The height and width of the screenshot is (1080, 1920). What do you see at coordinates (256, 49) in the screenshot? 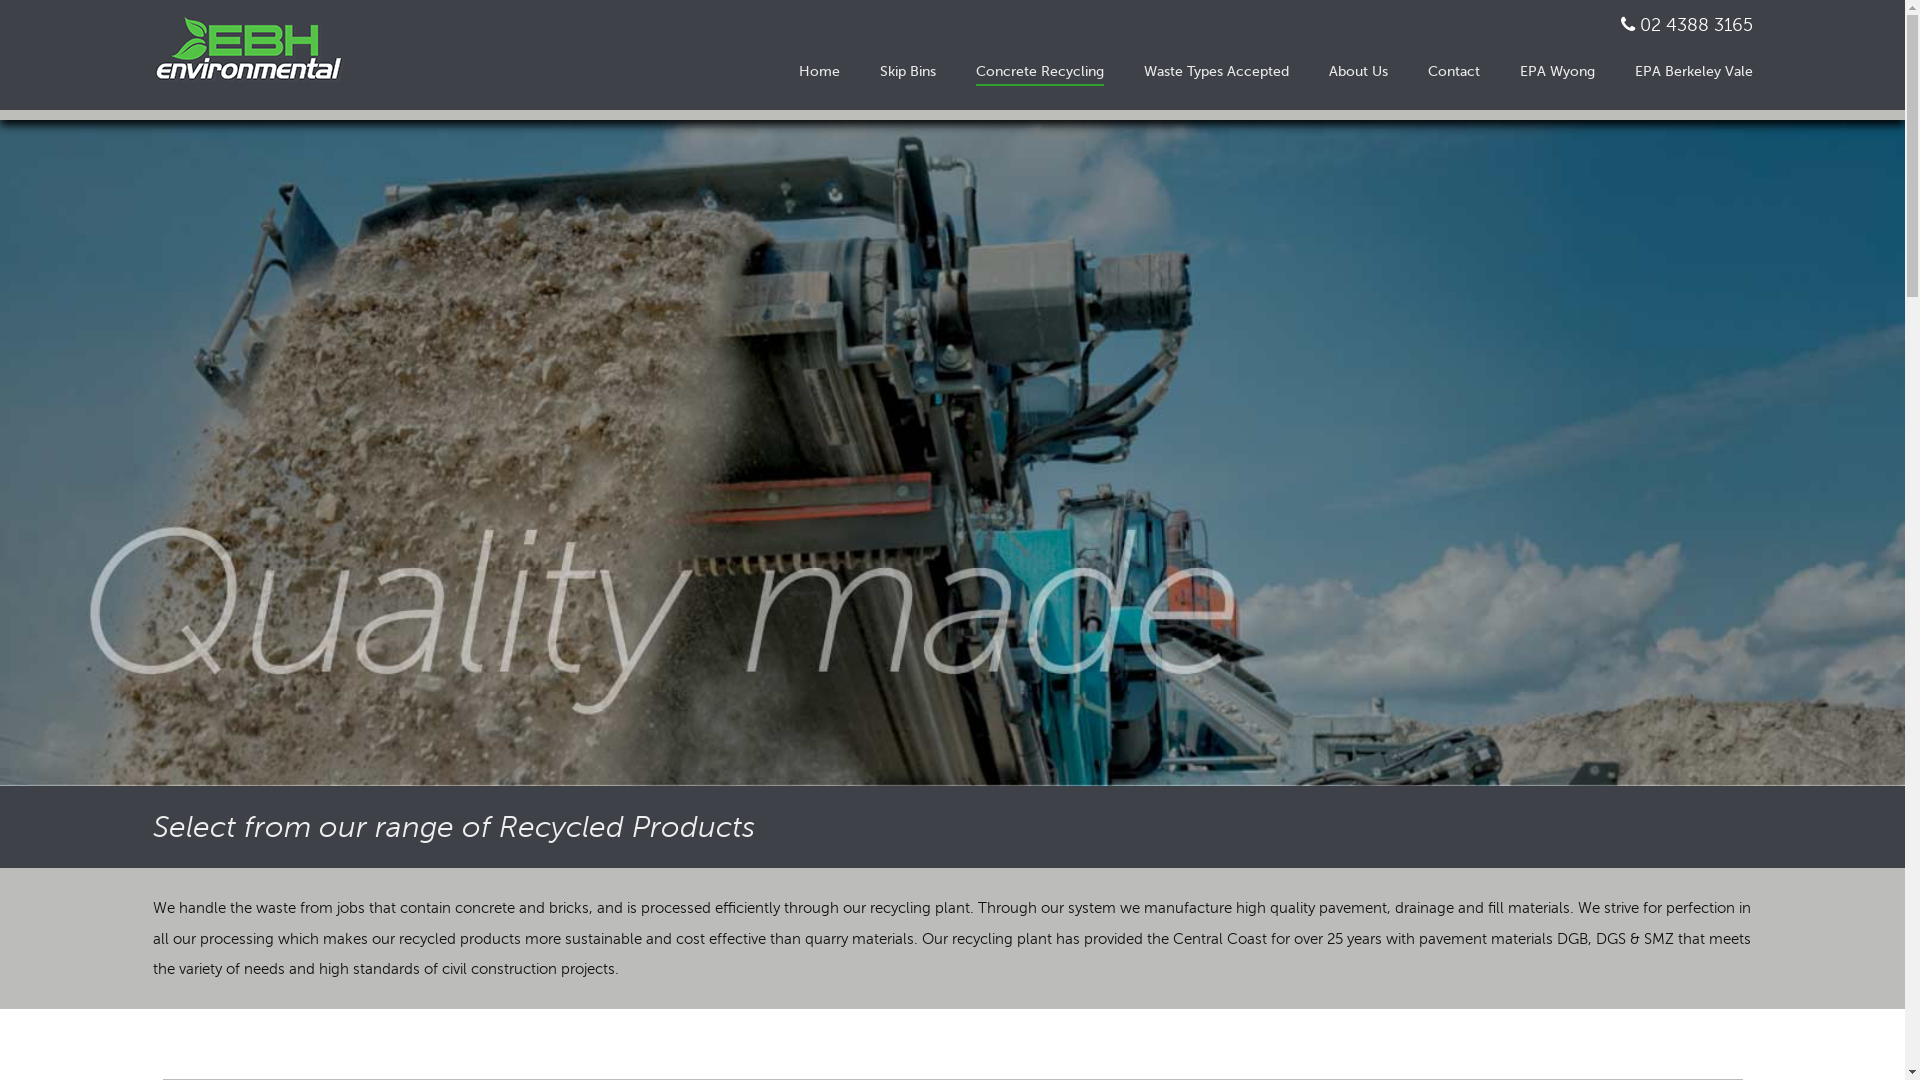
I see `'EBH Environmental'` at bounding box center [256, 49].